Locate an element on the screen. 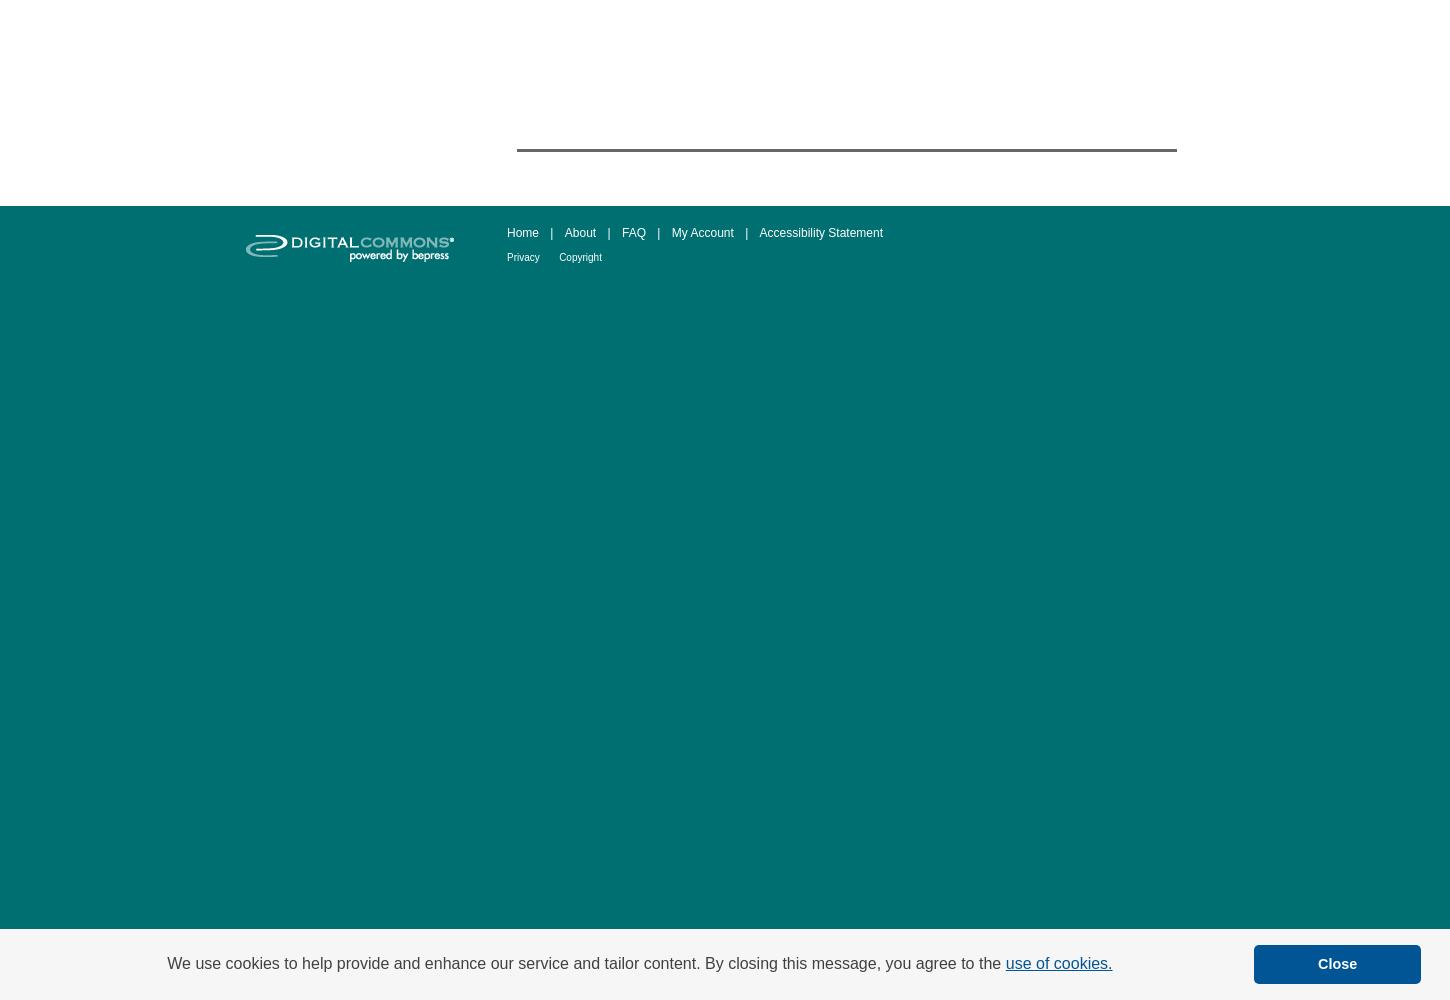 The image size is (1450, 1000). 'FAQ' is located at coordinates (620, 232).